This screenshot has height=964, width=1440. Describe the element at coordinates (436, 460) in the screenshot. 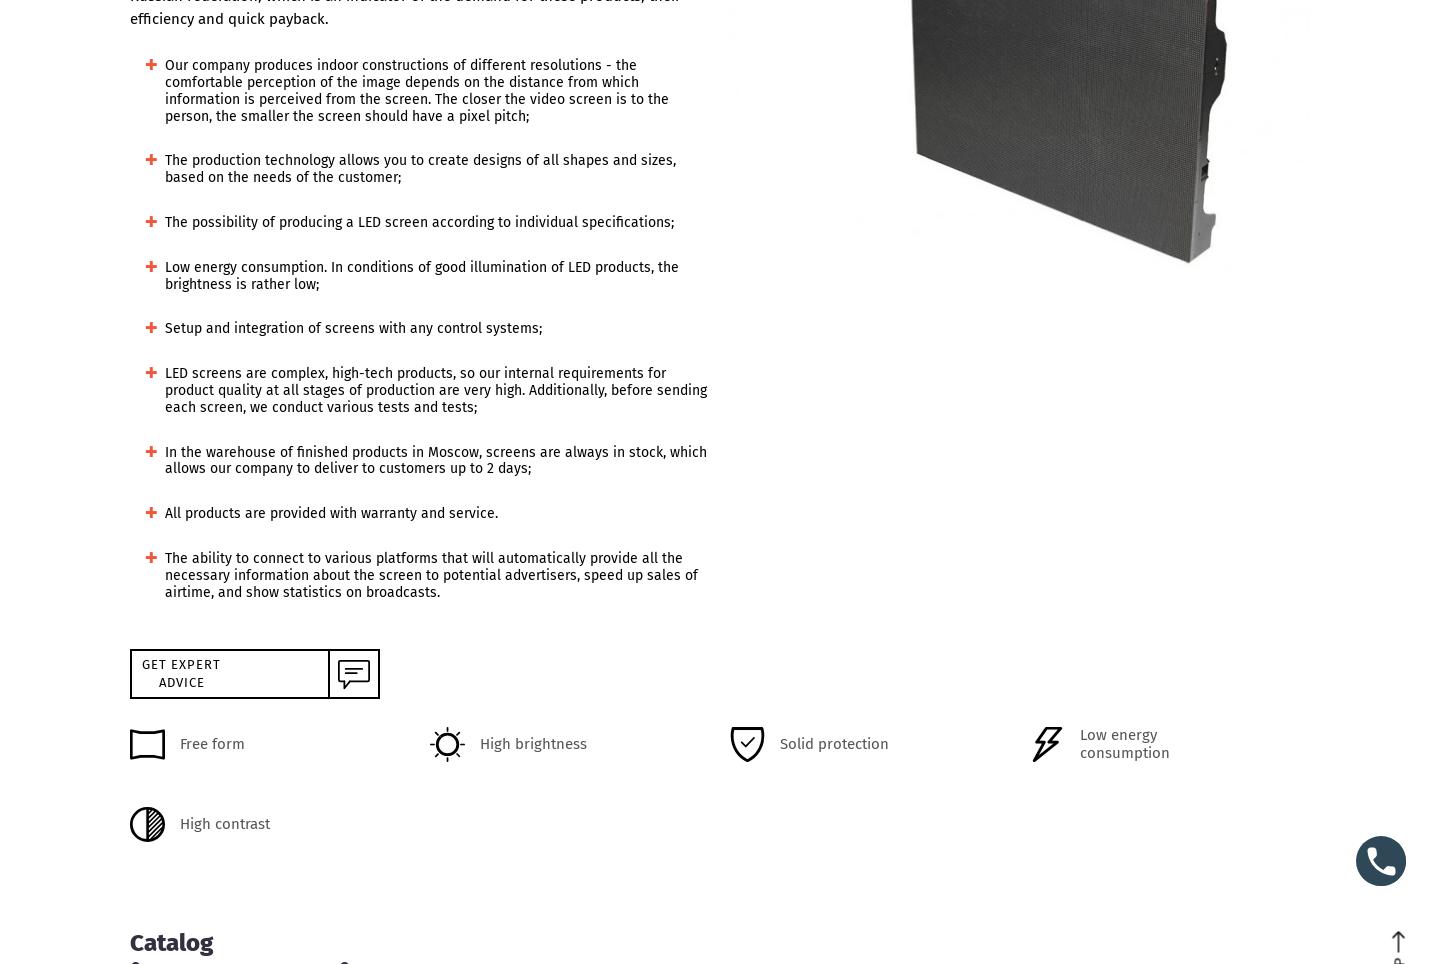

I see `'In the warehouse of finished products in Moscow, screens are always in stock, which allows our company to deliver to customers up to 2 days;'` at that location.